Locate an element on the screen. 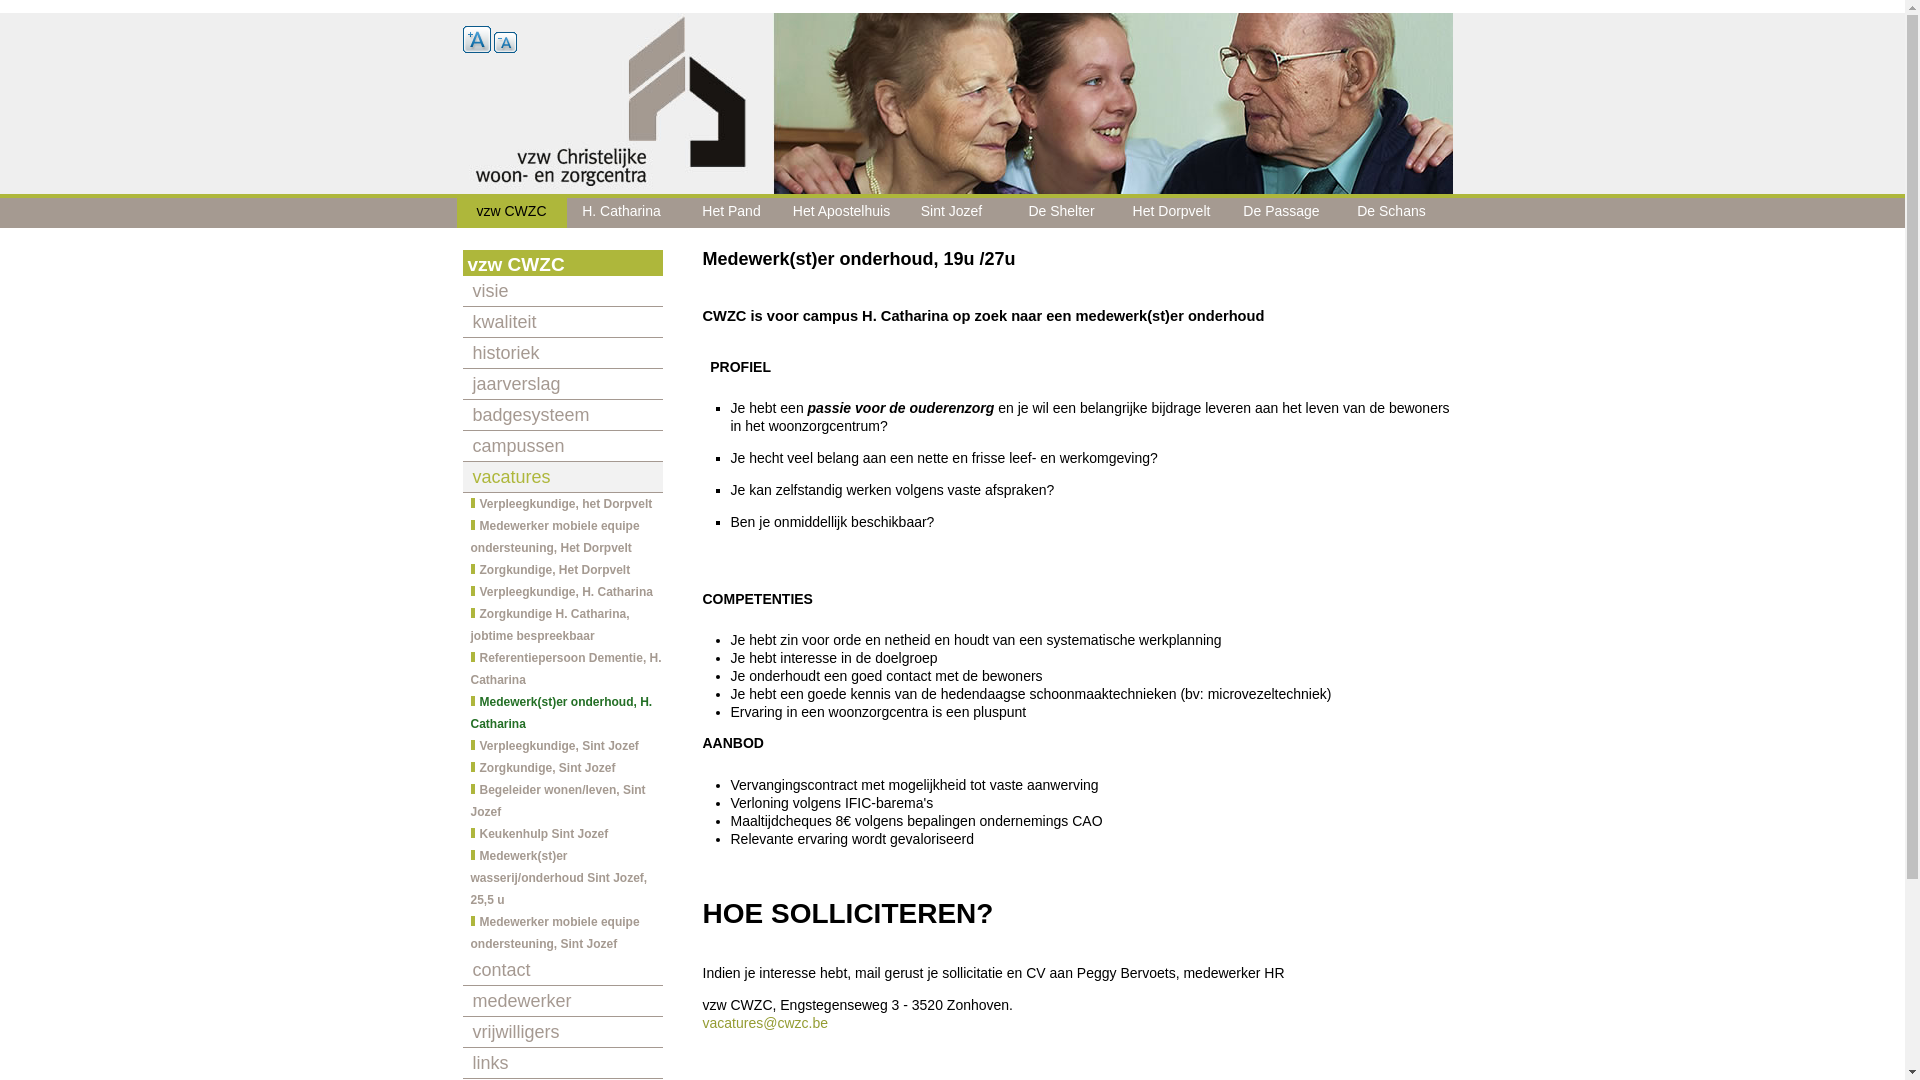  'Verpleegkundige, het Dorpvelt' is located at coordinates (560, 503).